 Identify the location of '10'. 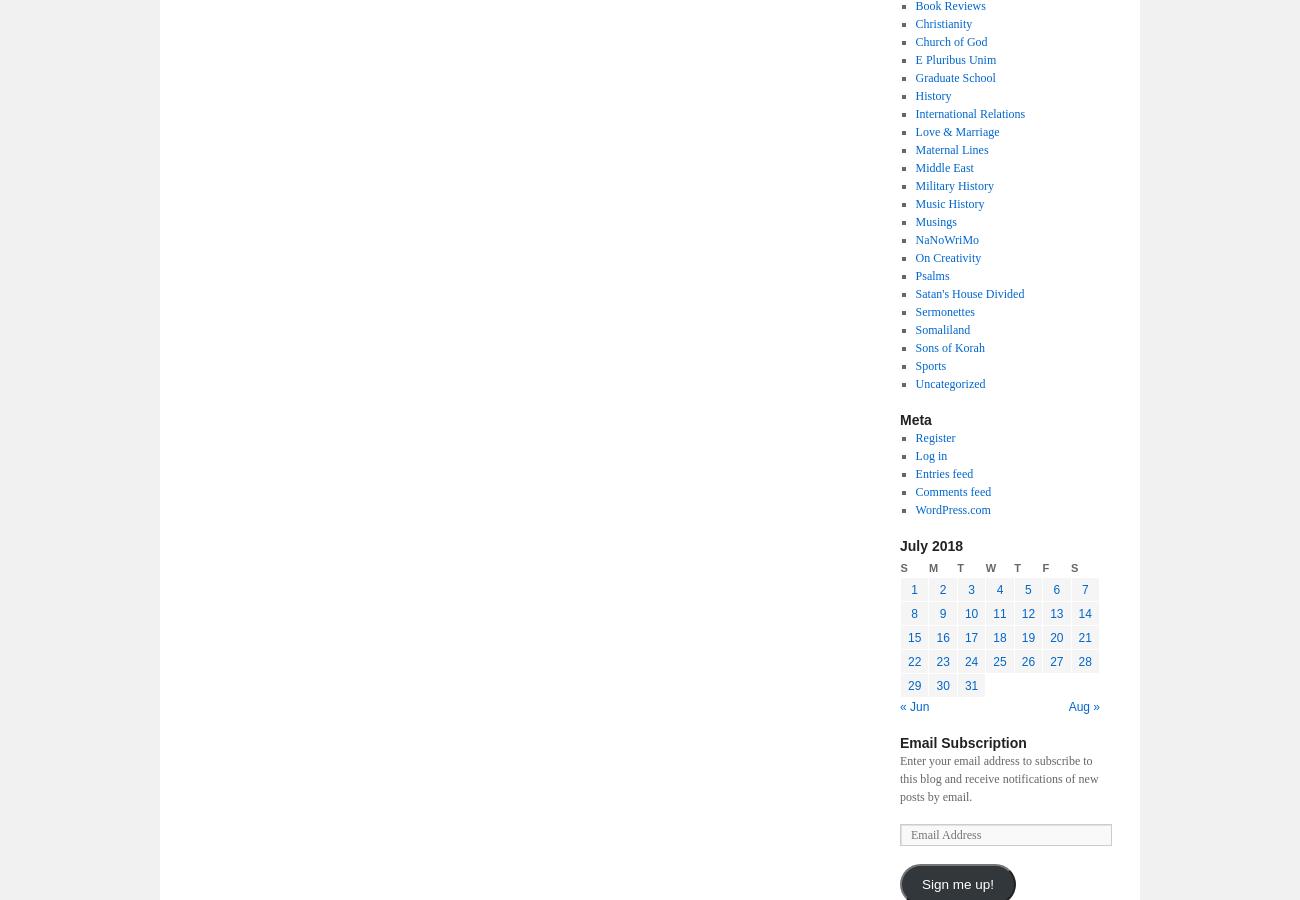
(970, 613).